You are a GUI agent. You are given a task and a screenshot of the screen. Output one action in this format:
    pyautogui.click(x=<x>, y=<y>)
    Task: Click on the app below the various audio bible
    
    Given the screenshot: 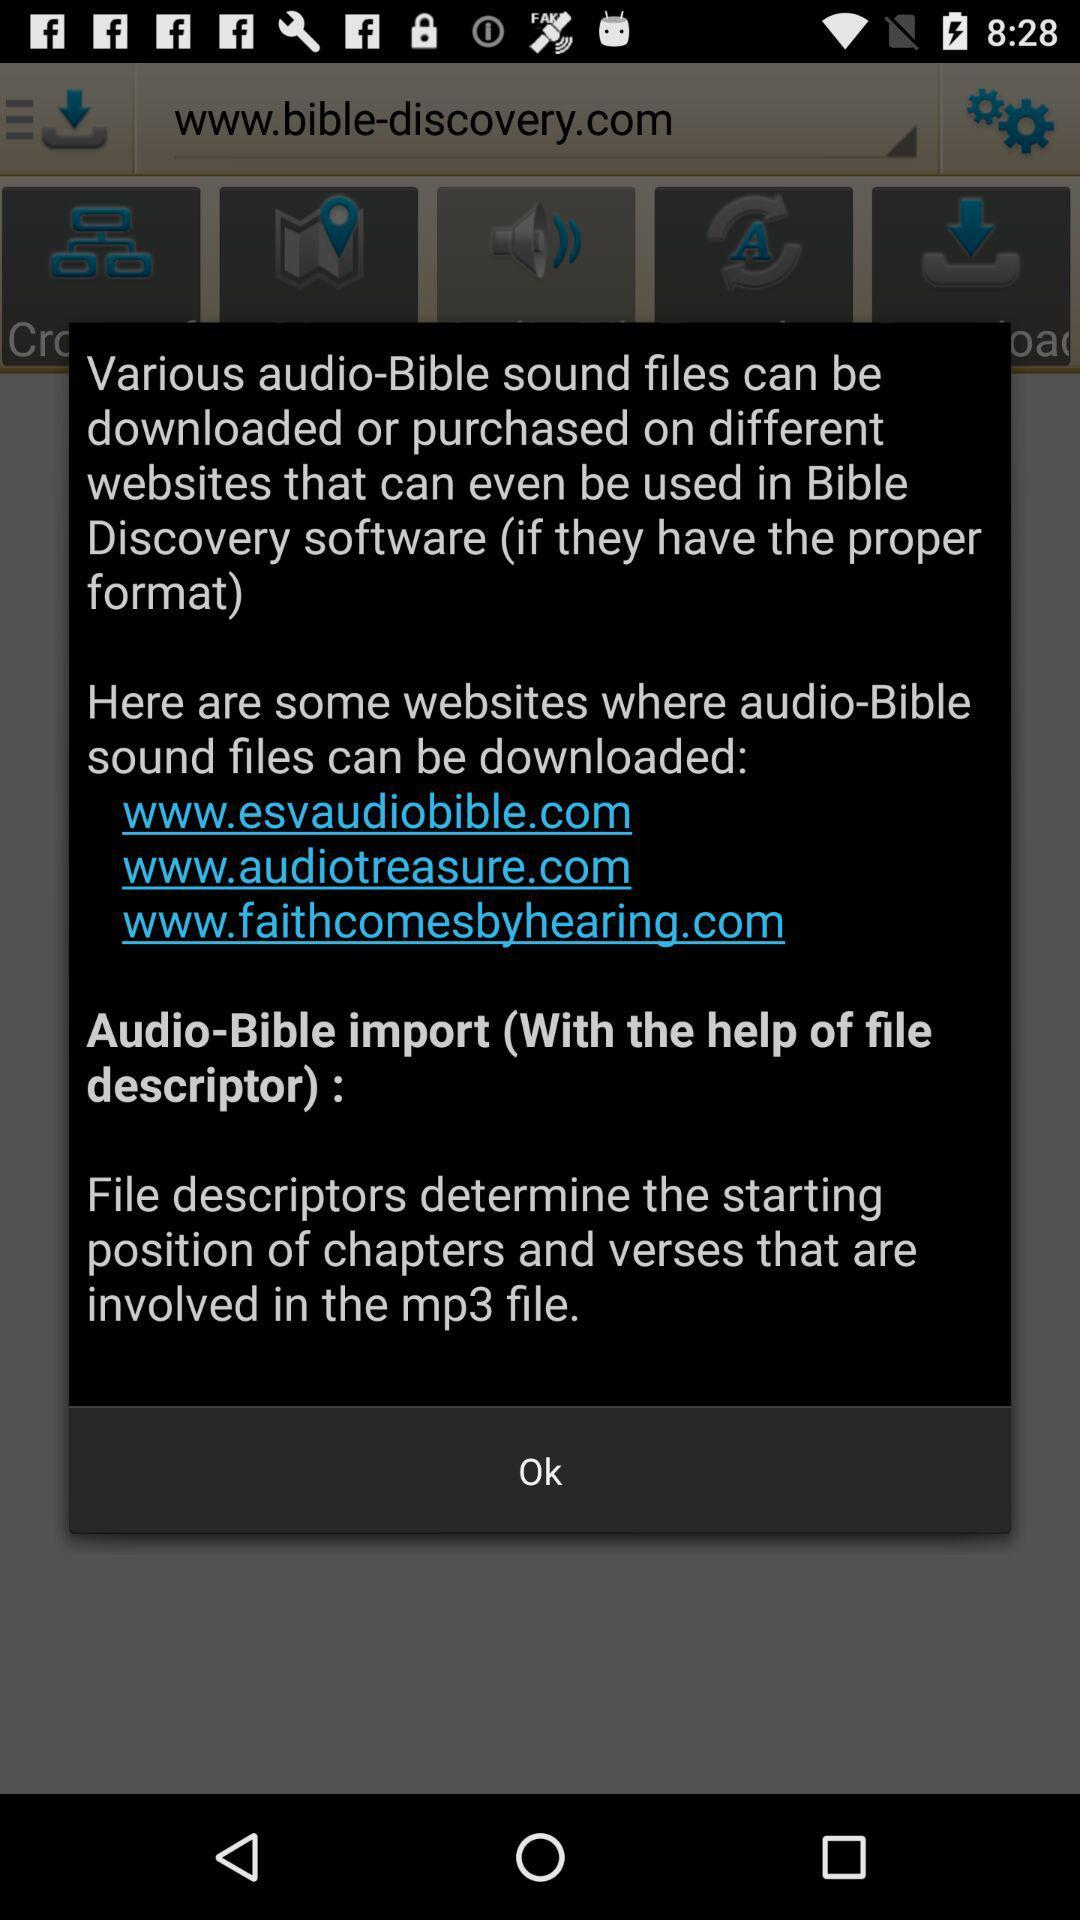 What is the action you would take?
    pyautogui.click(x=540, y=1470)
    